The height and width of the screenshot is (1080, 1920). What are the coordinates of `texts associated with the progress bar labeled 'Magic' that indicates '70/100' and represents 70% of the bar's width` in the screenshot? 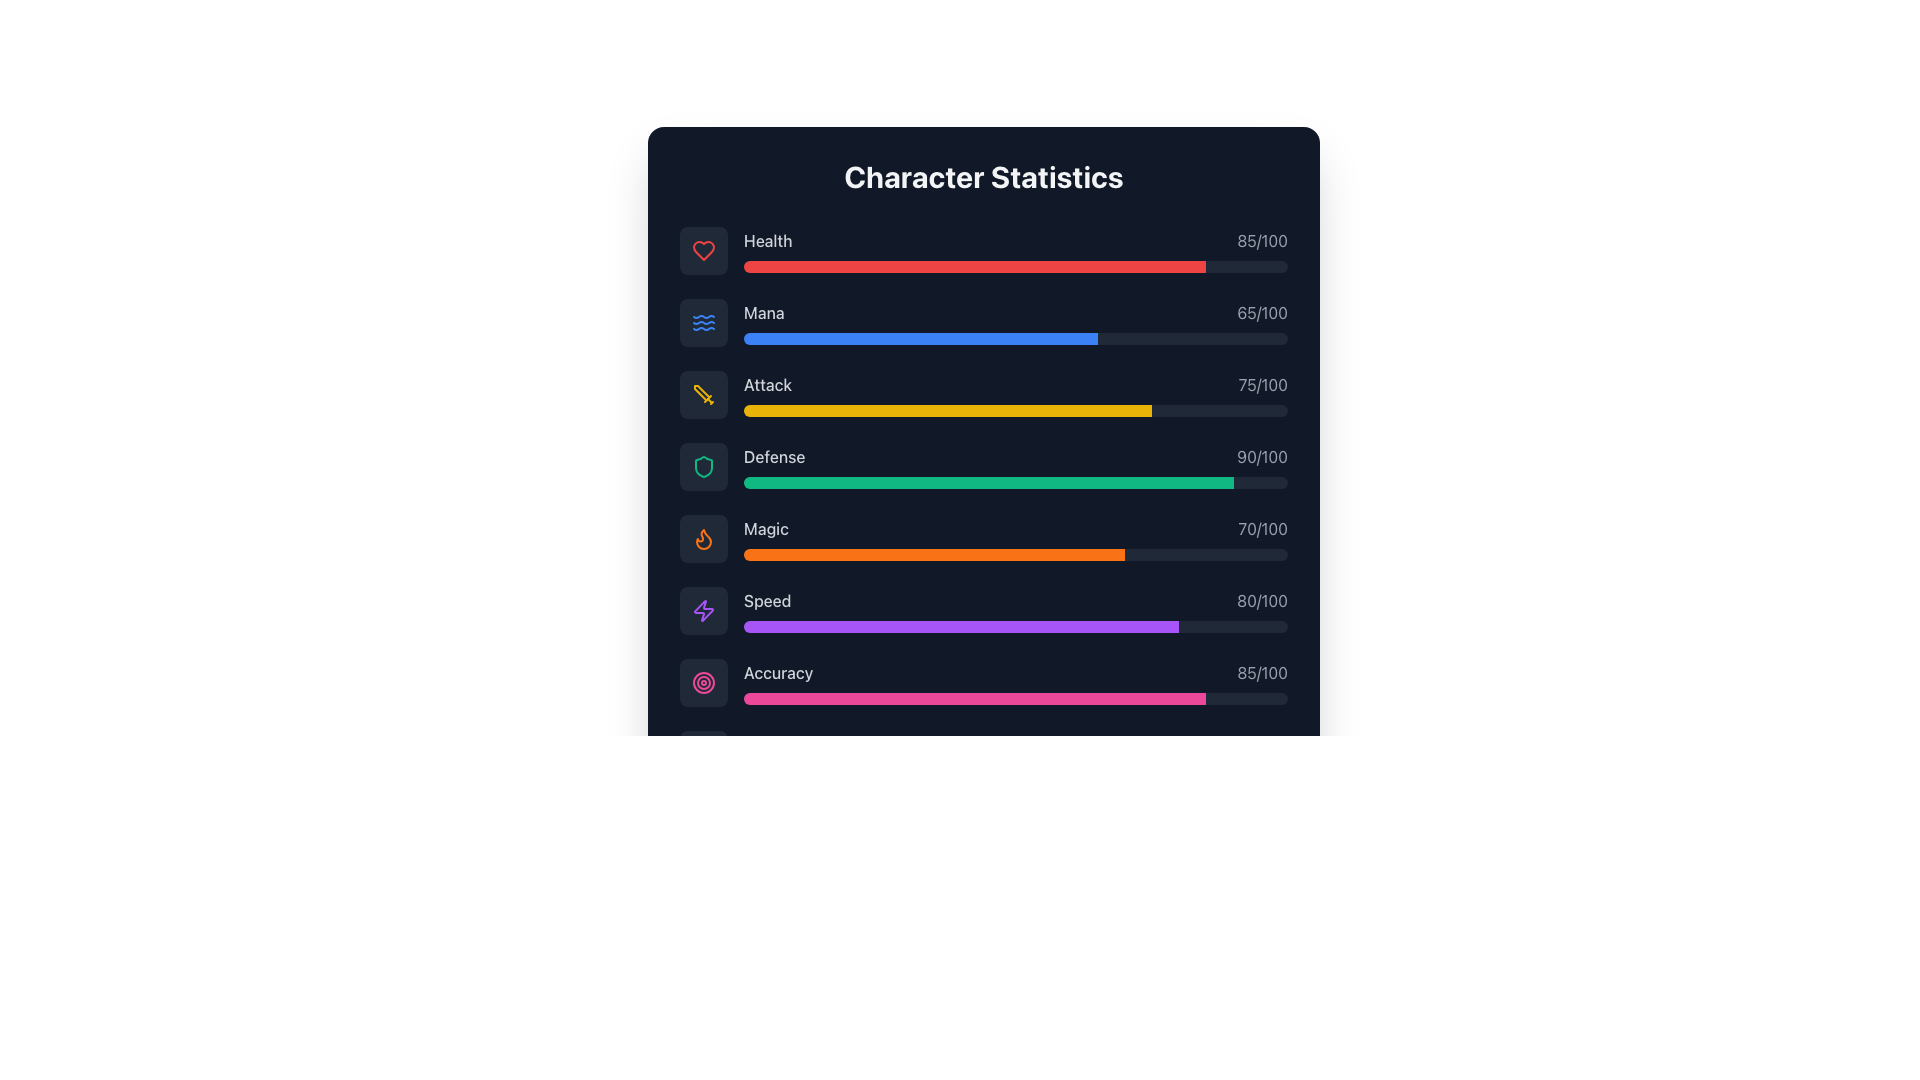 It's located at (1016, 538).